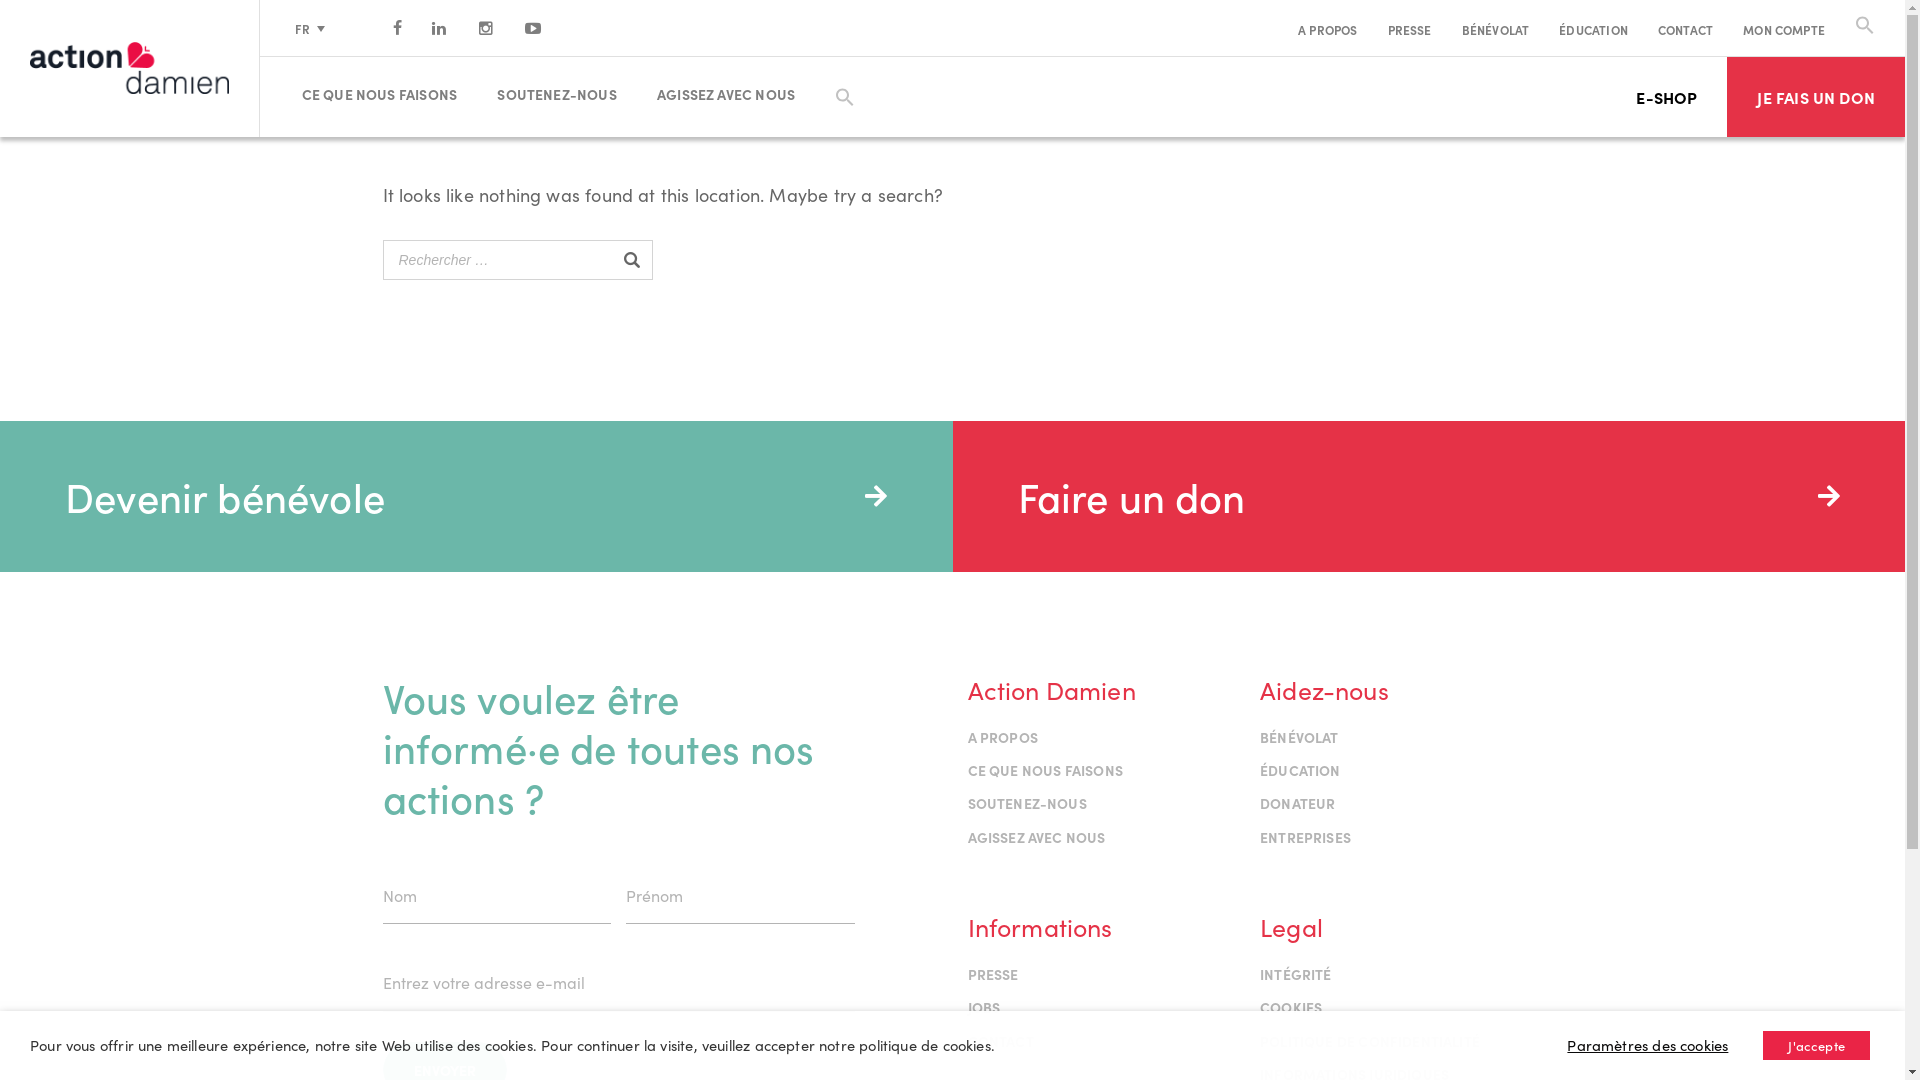 The width and height of the screenshot is (1920, 1080). I want to click on 'CE QUE NOUS FAISONS', so click(388, 93).